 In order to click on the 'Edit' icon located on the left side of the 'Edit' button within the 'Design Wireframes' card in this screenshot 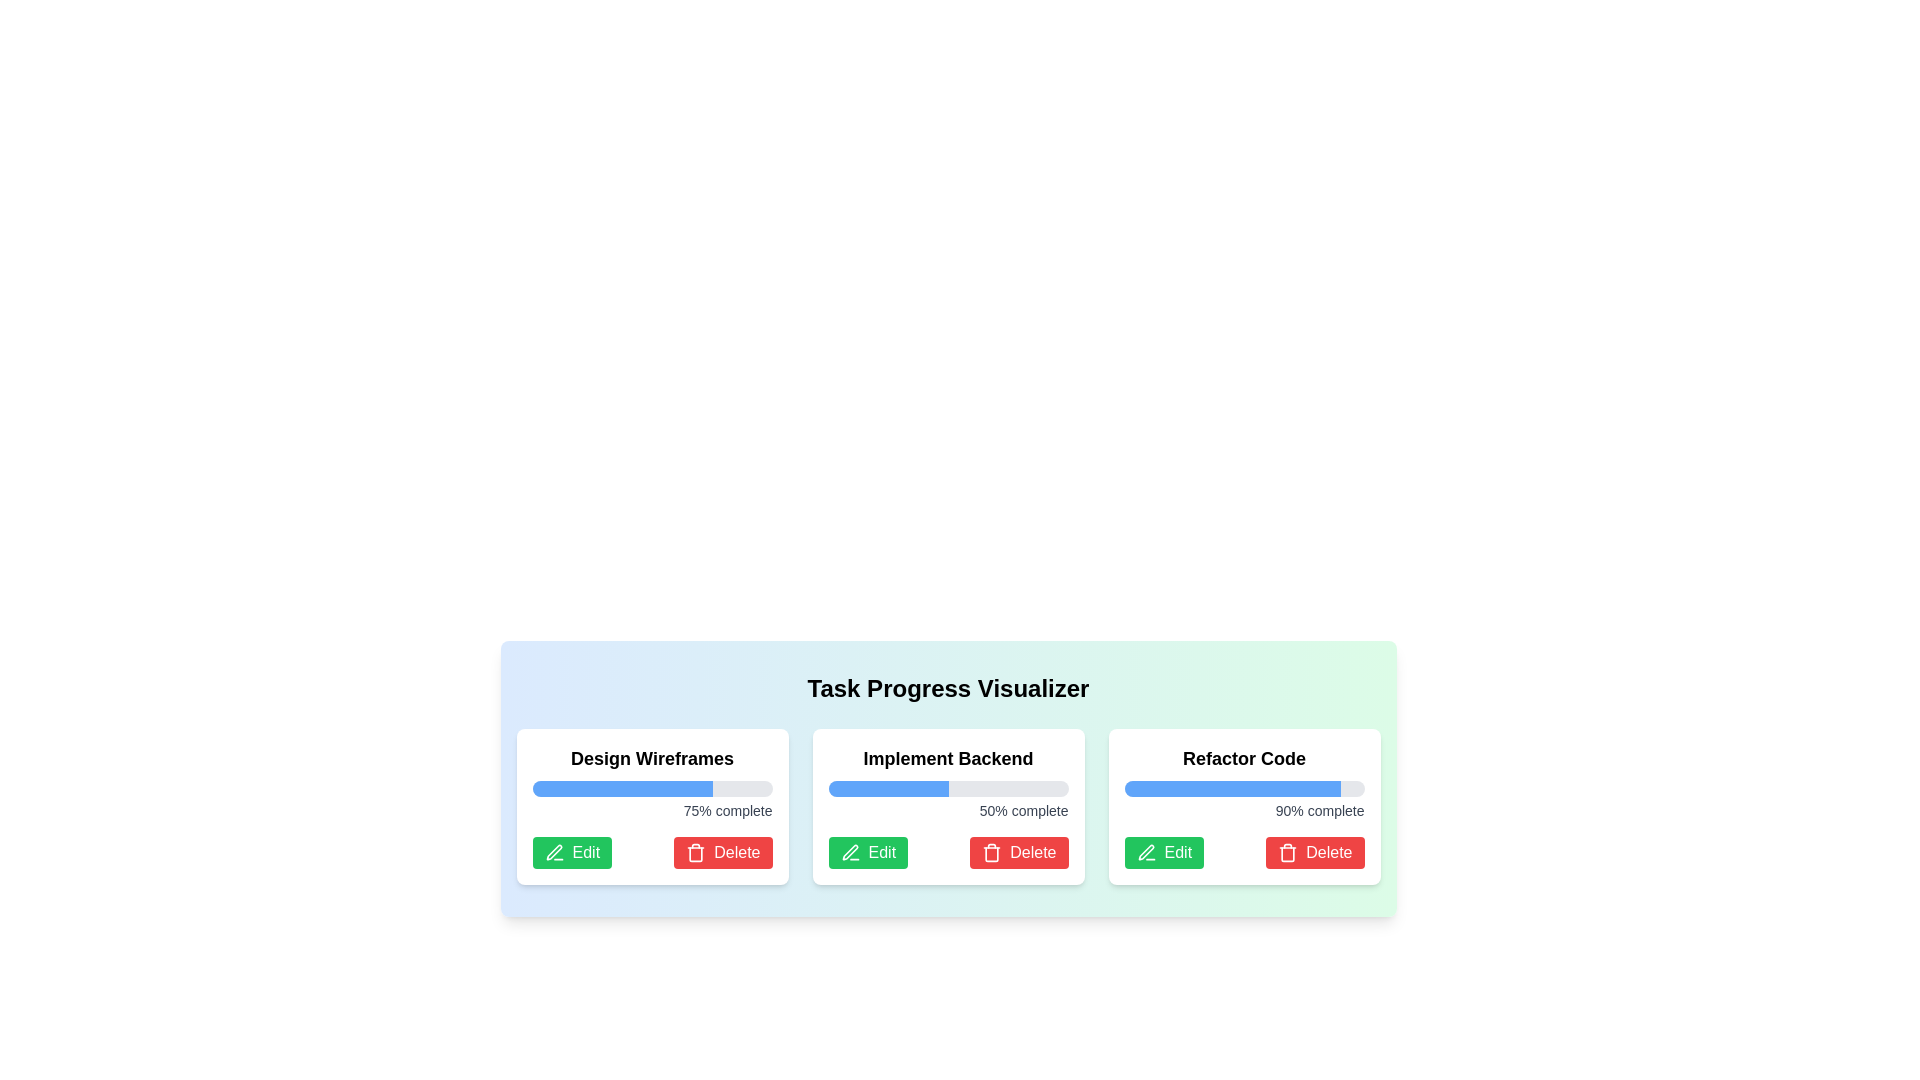, I will do `click(554, 852)`.